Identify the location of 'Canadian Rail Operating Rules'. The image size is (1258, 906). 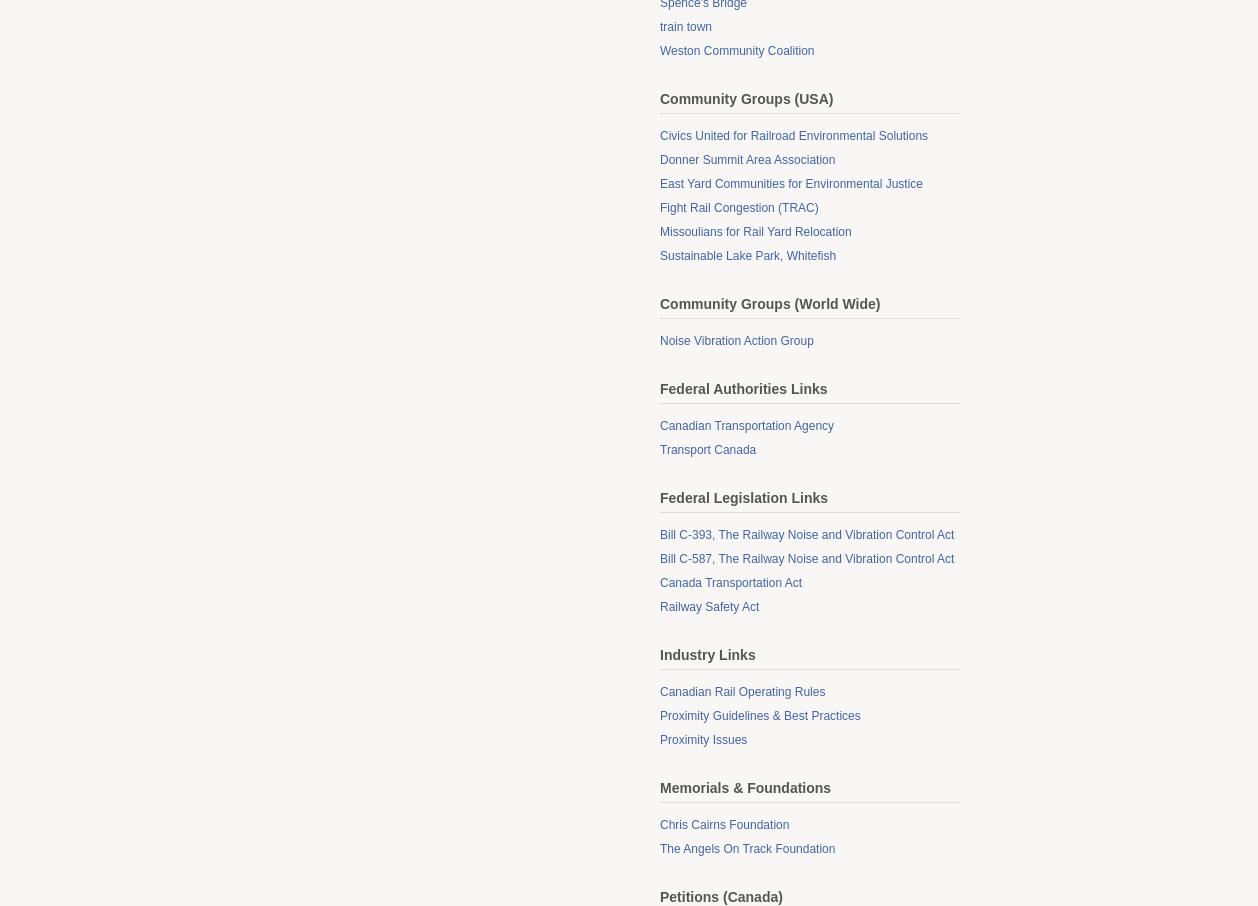
(742, 692).